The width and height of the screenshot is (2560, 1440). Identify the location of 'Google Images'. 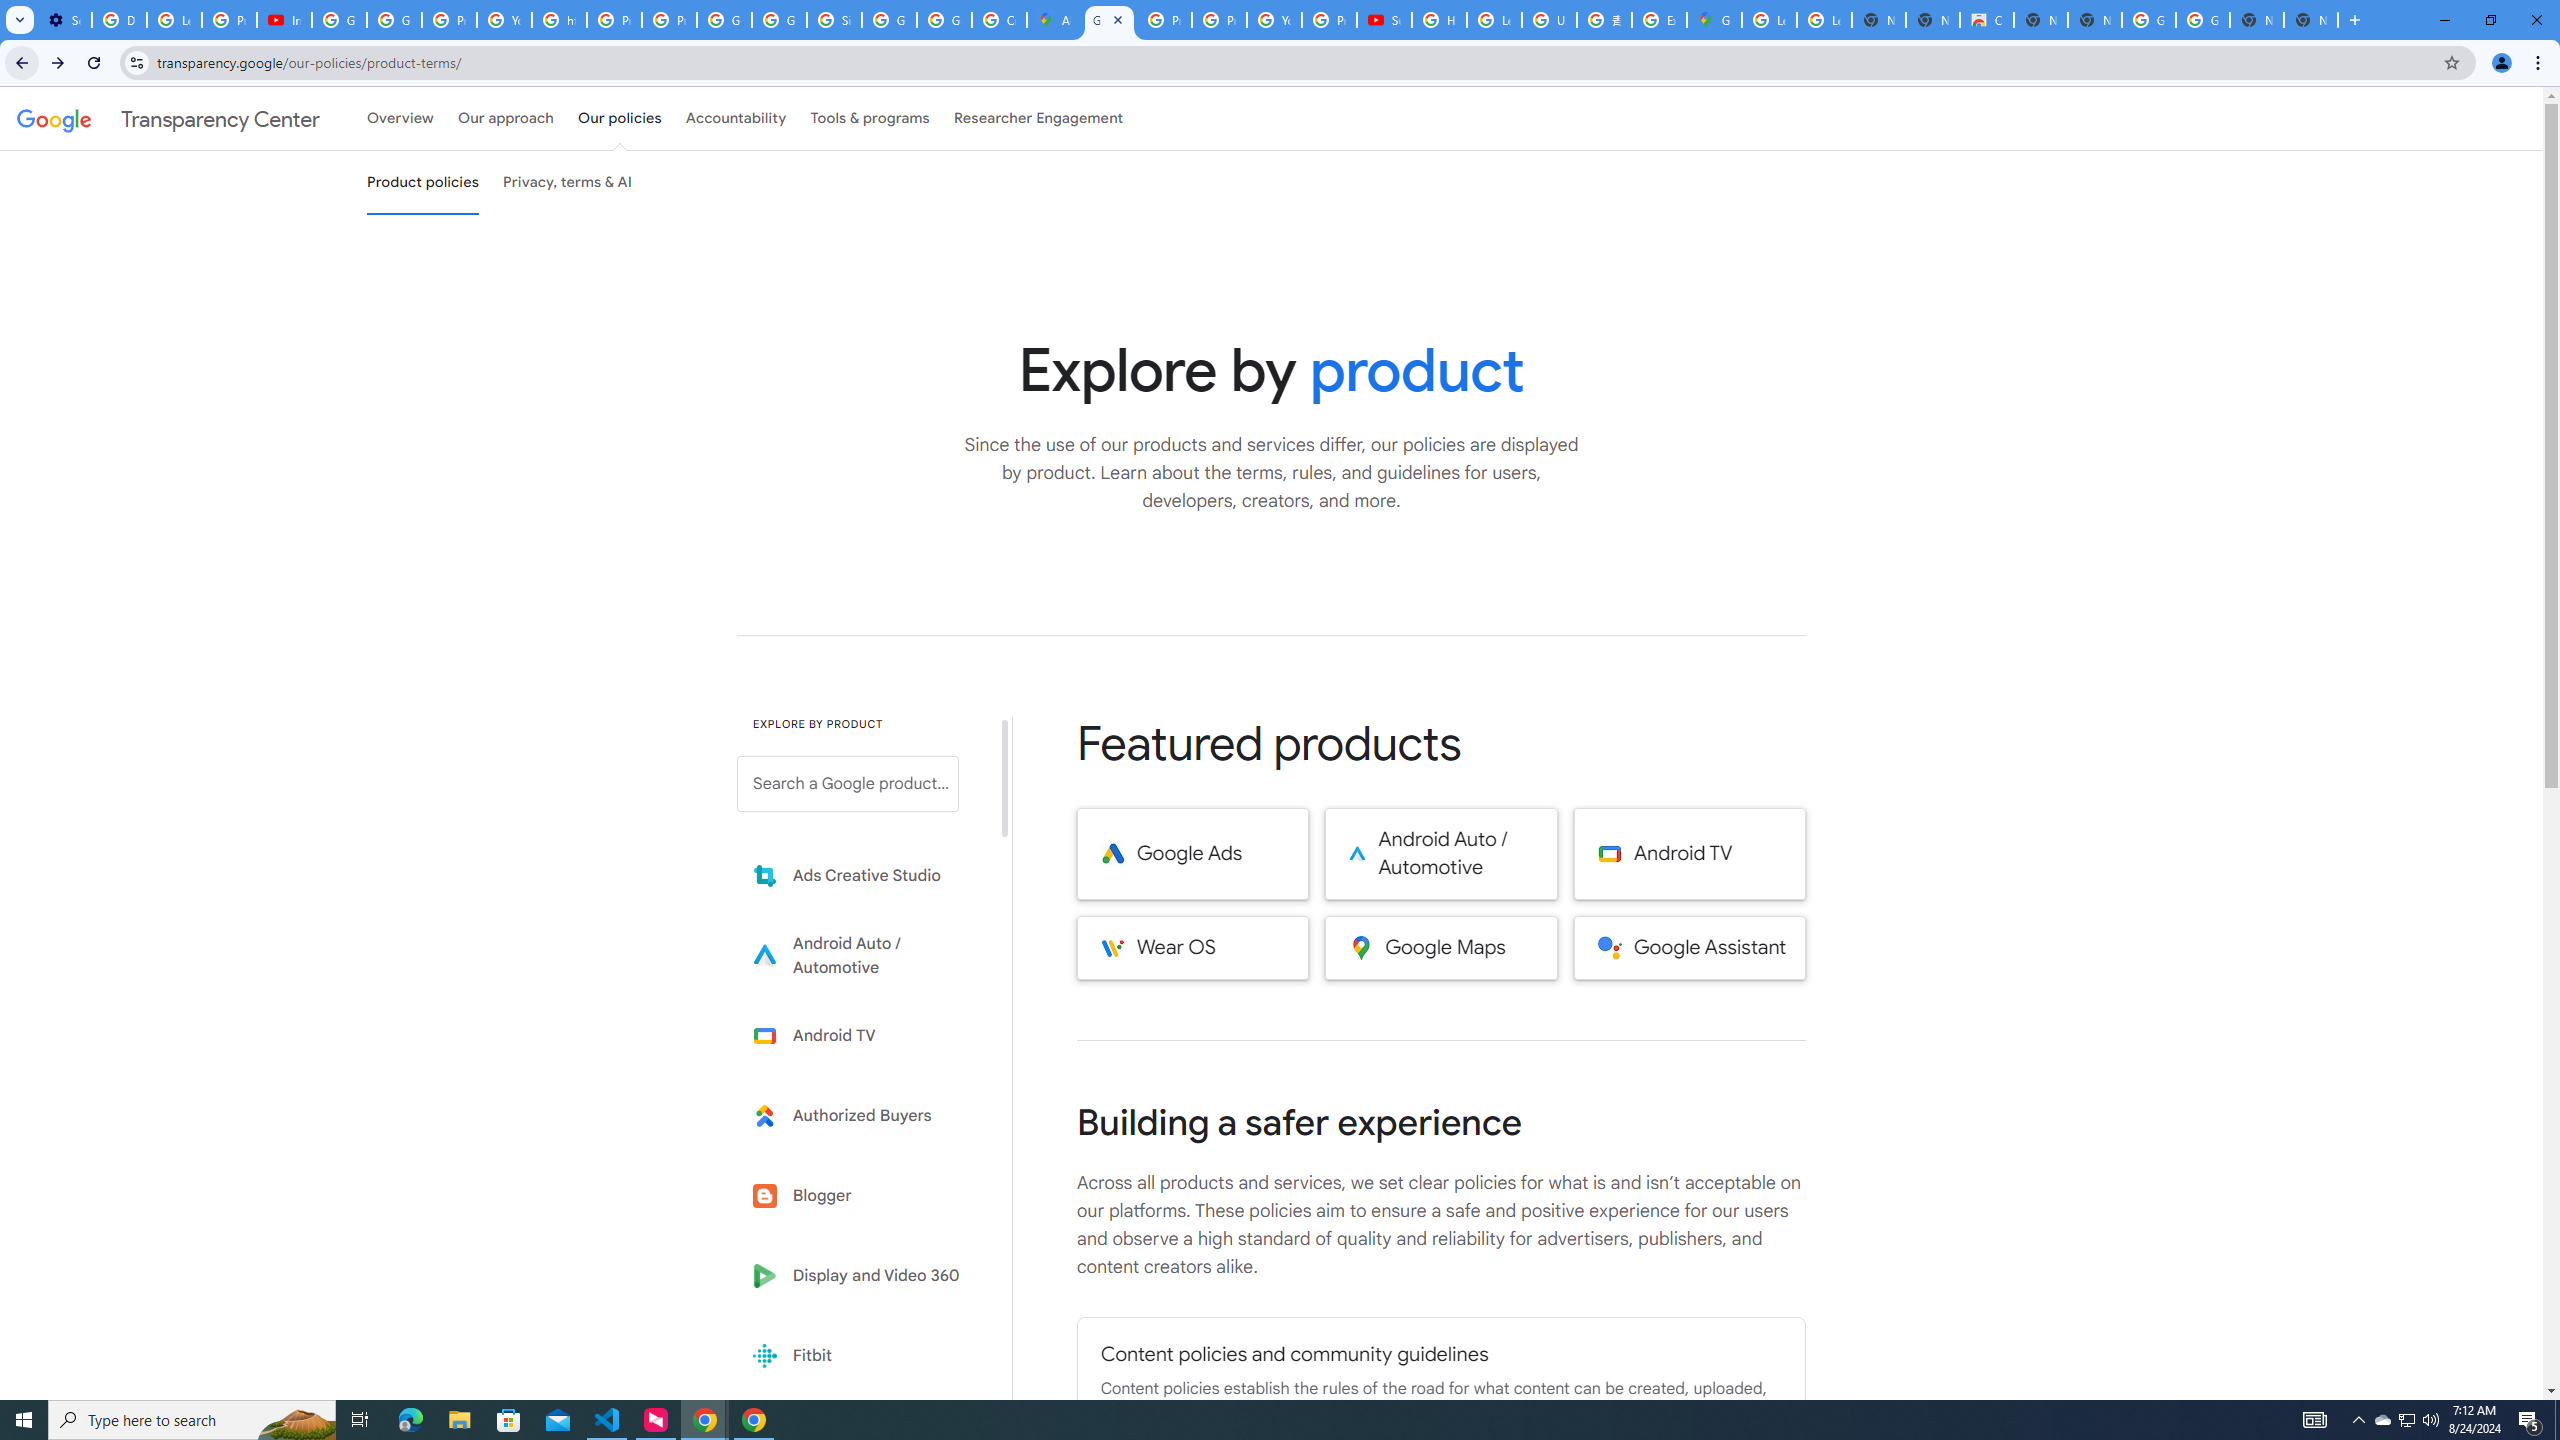
(2148, 19).